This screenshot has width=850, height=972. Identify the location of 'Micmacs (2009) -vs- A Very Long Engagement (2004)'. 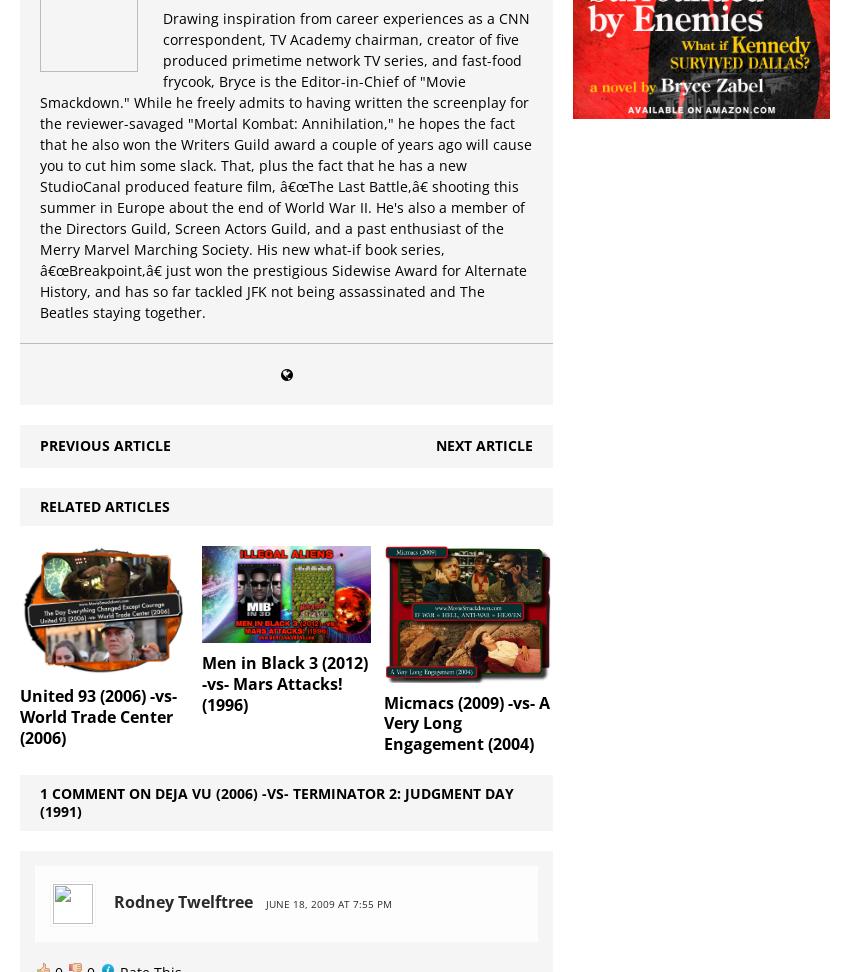
(465, 721).